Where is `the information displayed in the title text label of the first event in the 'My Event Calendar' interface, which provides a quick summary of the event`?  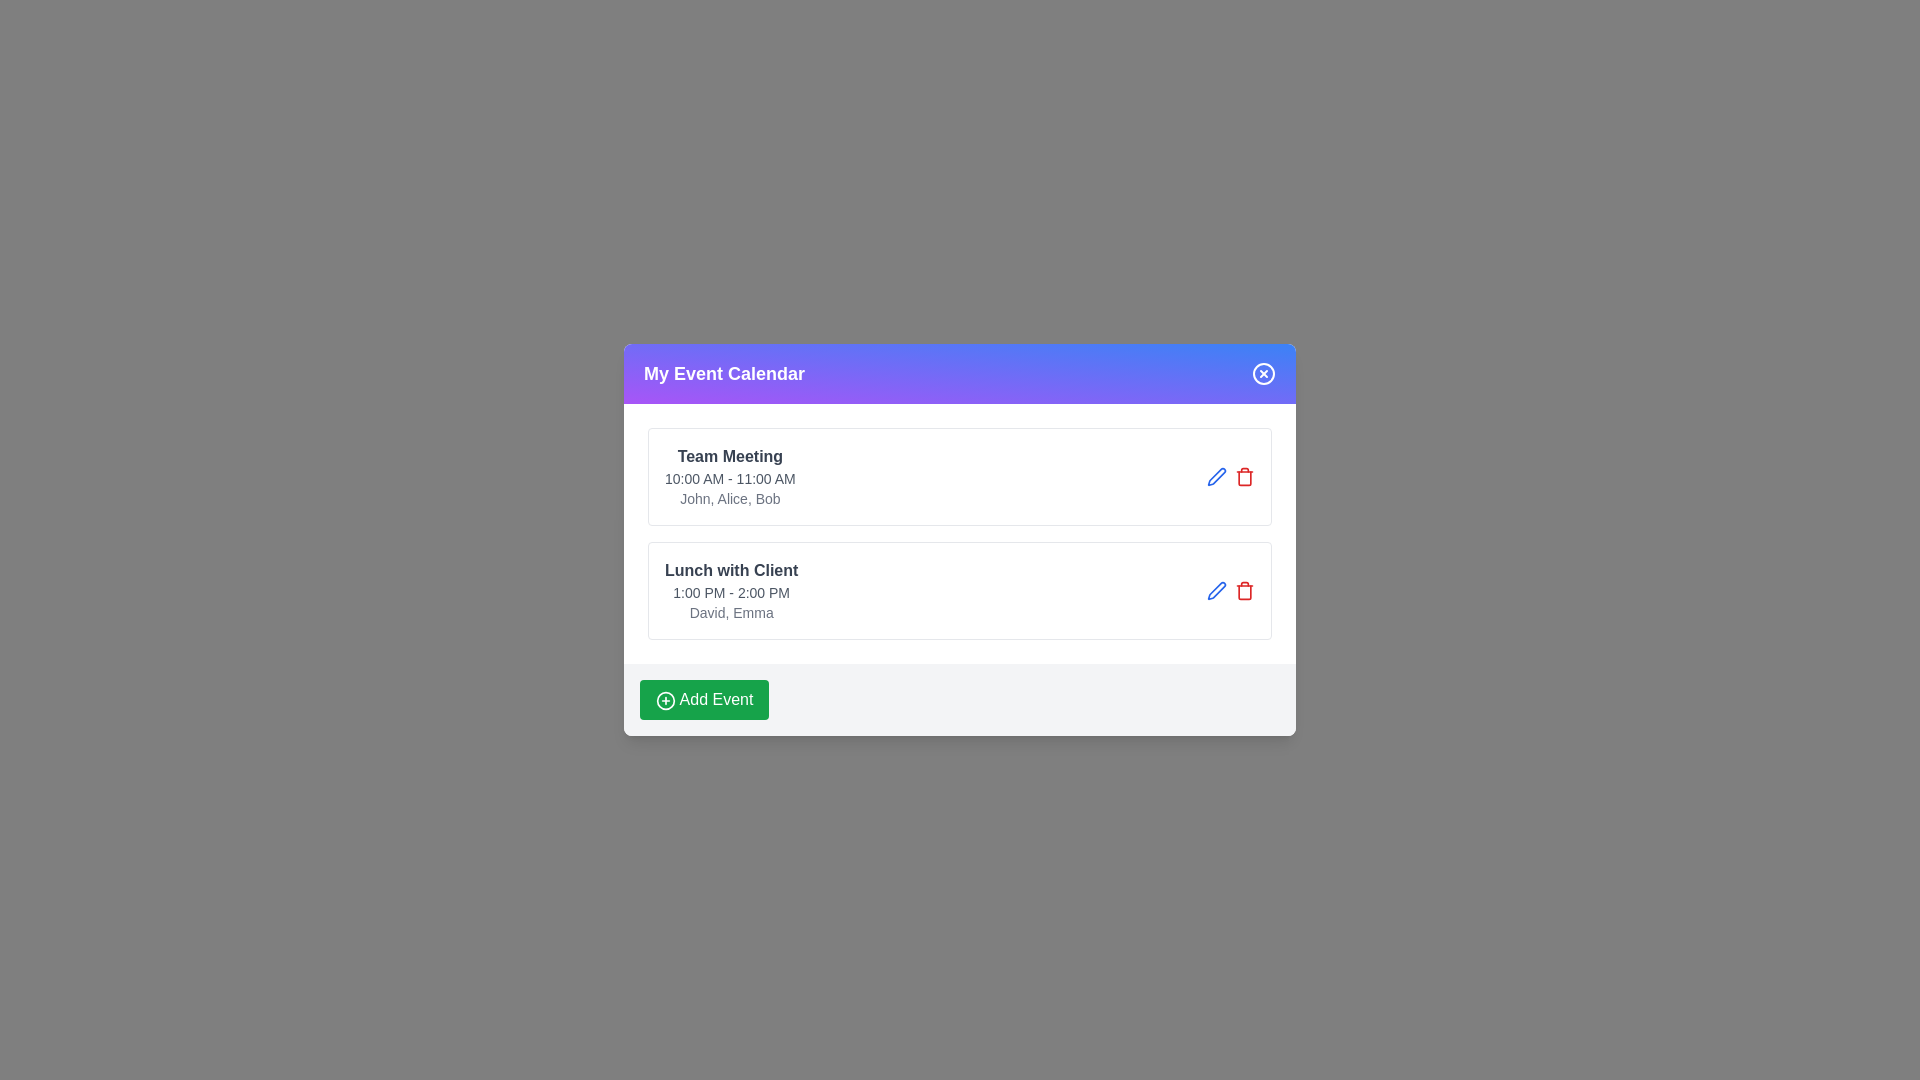
the information displayed in the title text label of the first event in the 'My Event Calendar' interface, which provides a quick summary of the event is located at coordinates (729, 456).